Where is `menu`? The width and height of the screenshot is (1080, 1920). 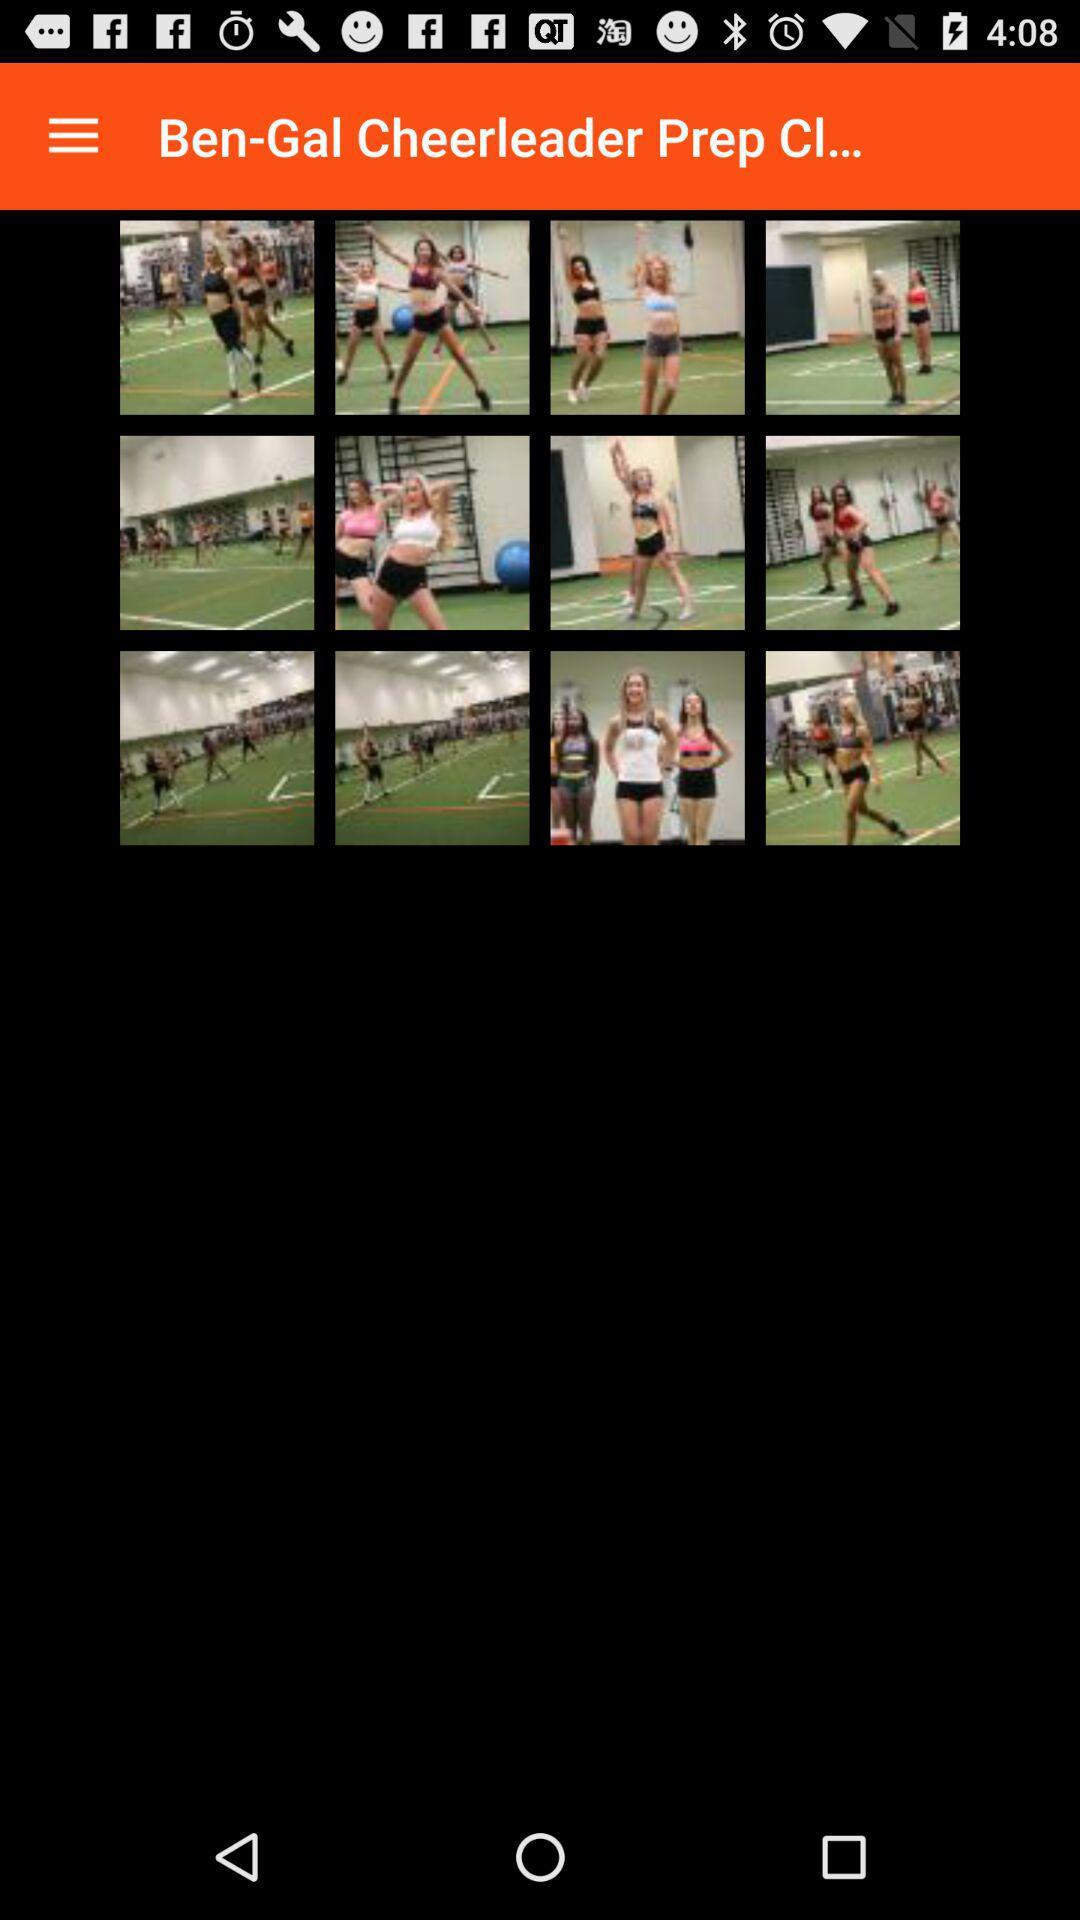
menu is located at coordinates (72, 135).